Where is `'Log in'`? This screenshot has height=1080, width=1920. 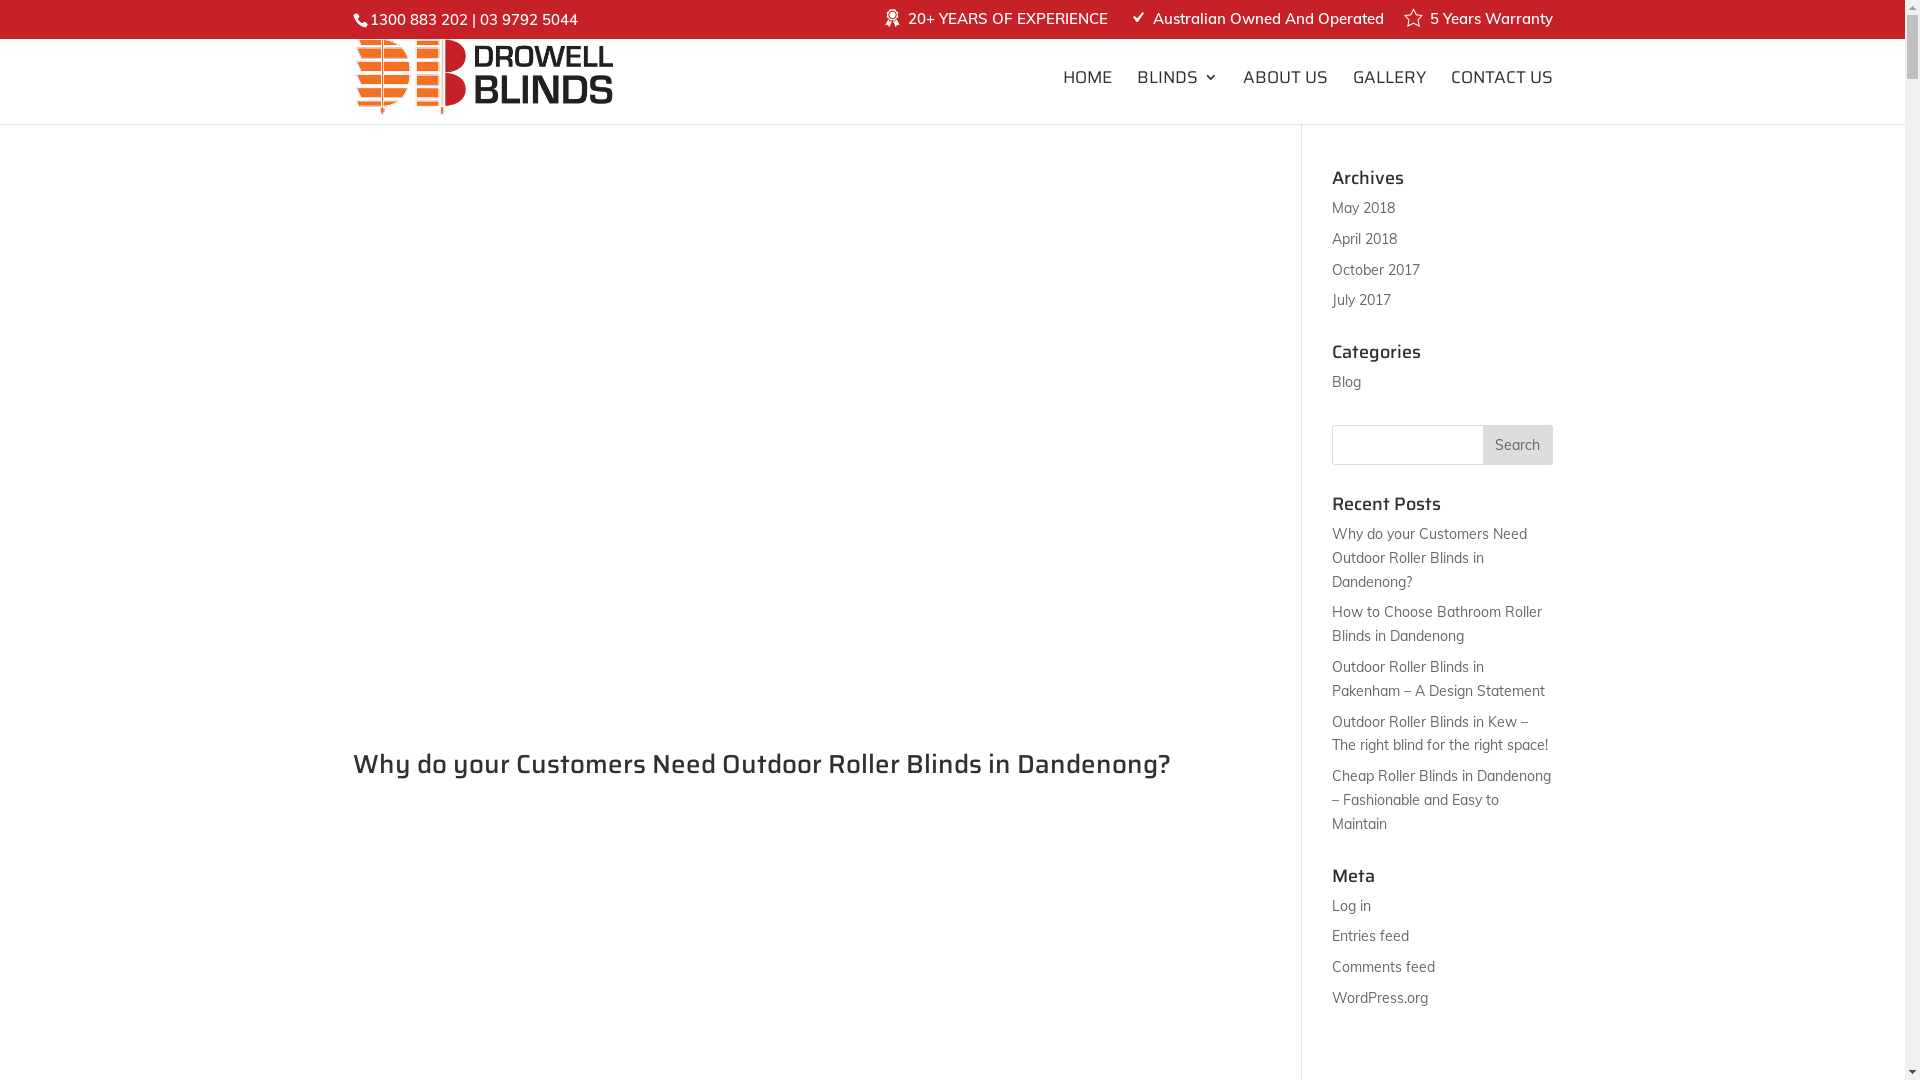 'Log in' is located at coordinates (1351, 906).